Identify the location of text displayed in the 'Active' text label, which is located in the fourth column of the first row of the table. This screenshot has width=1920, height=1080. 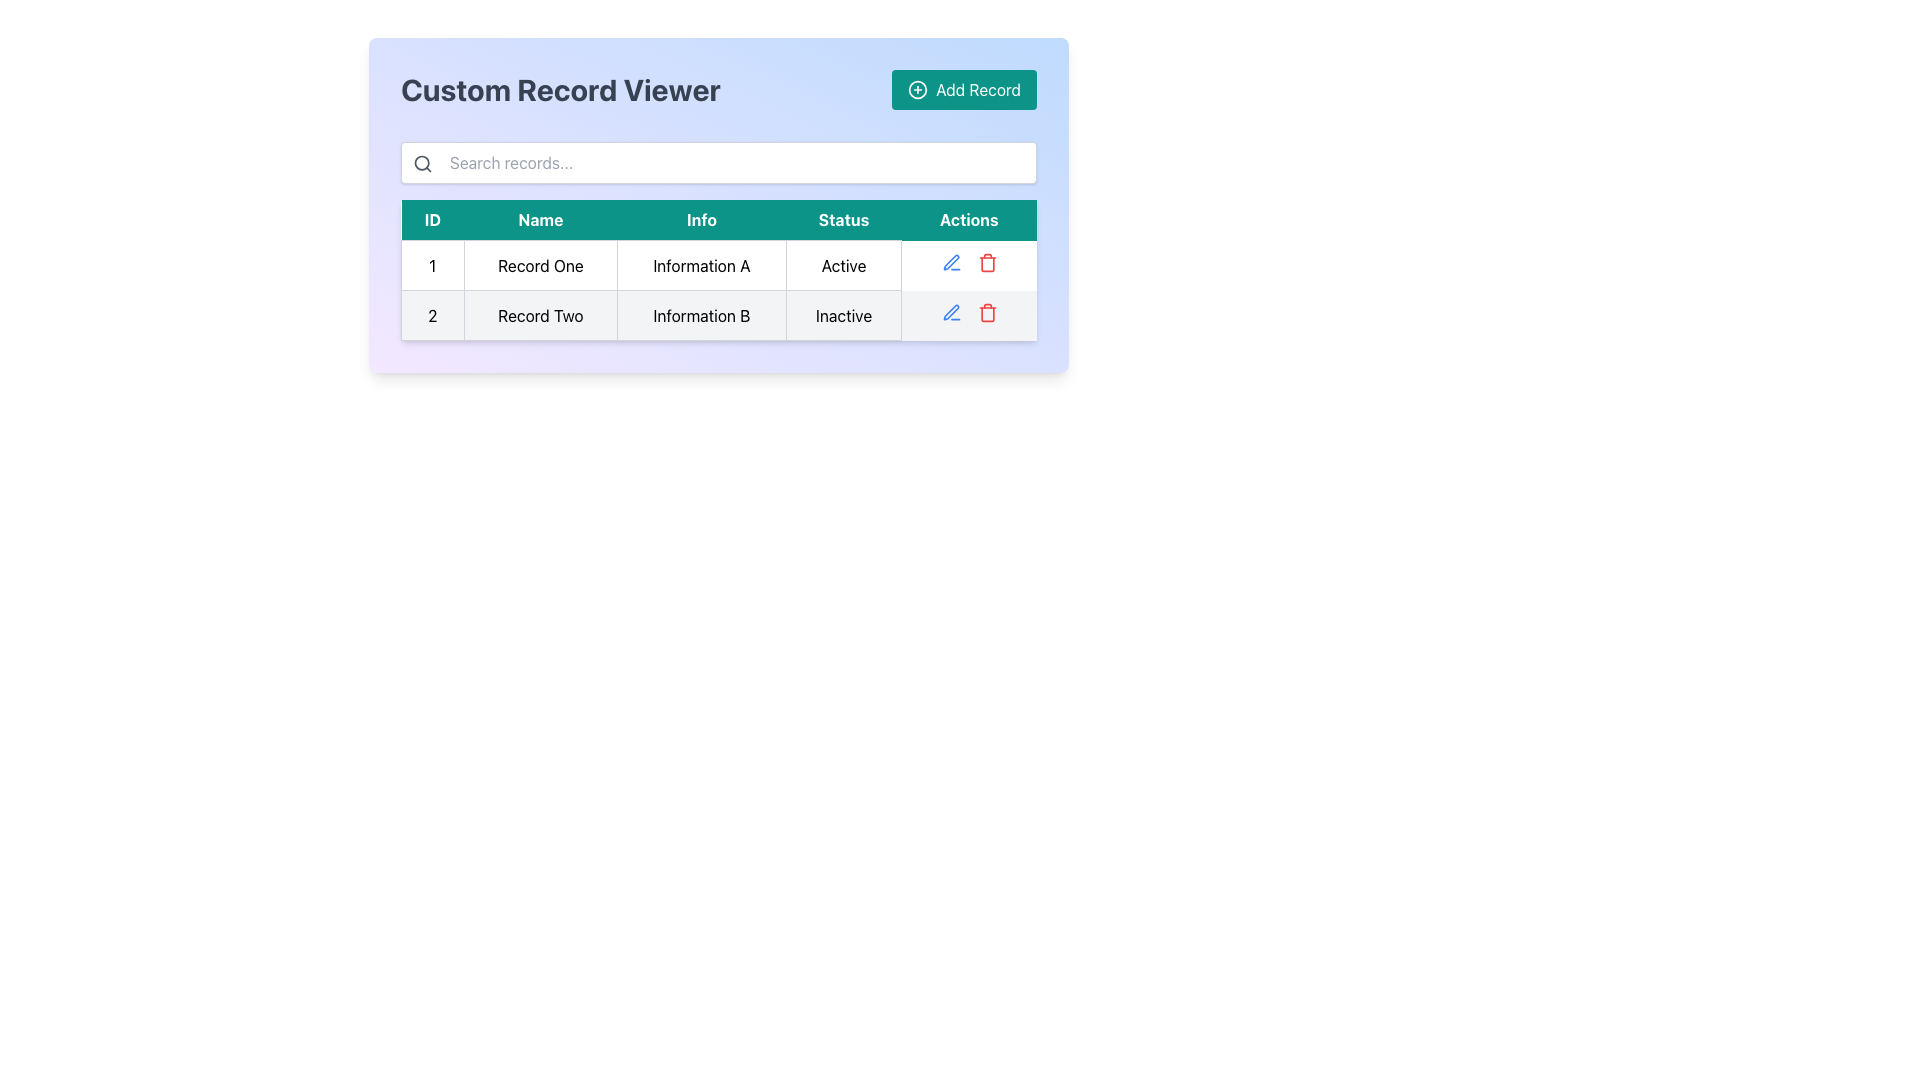
(844, 264).